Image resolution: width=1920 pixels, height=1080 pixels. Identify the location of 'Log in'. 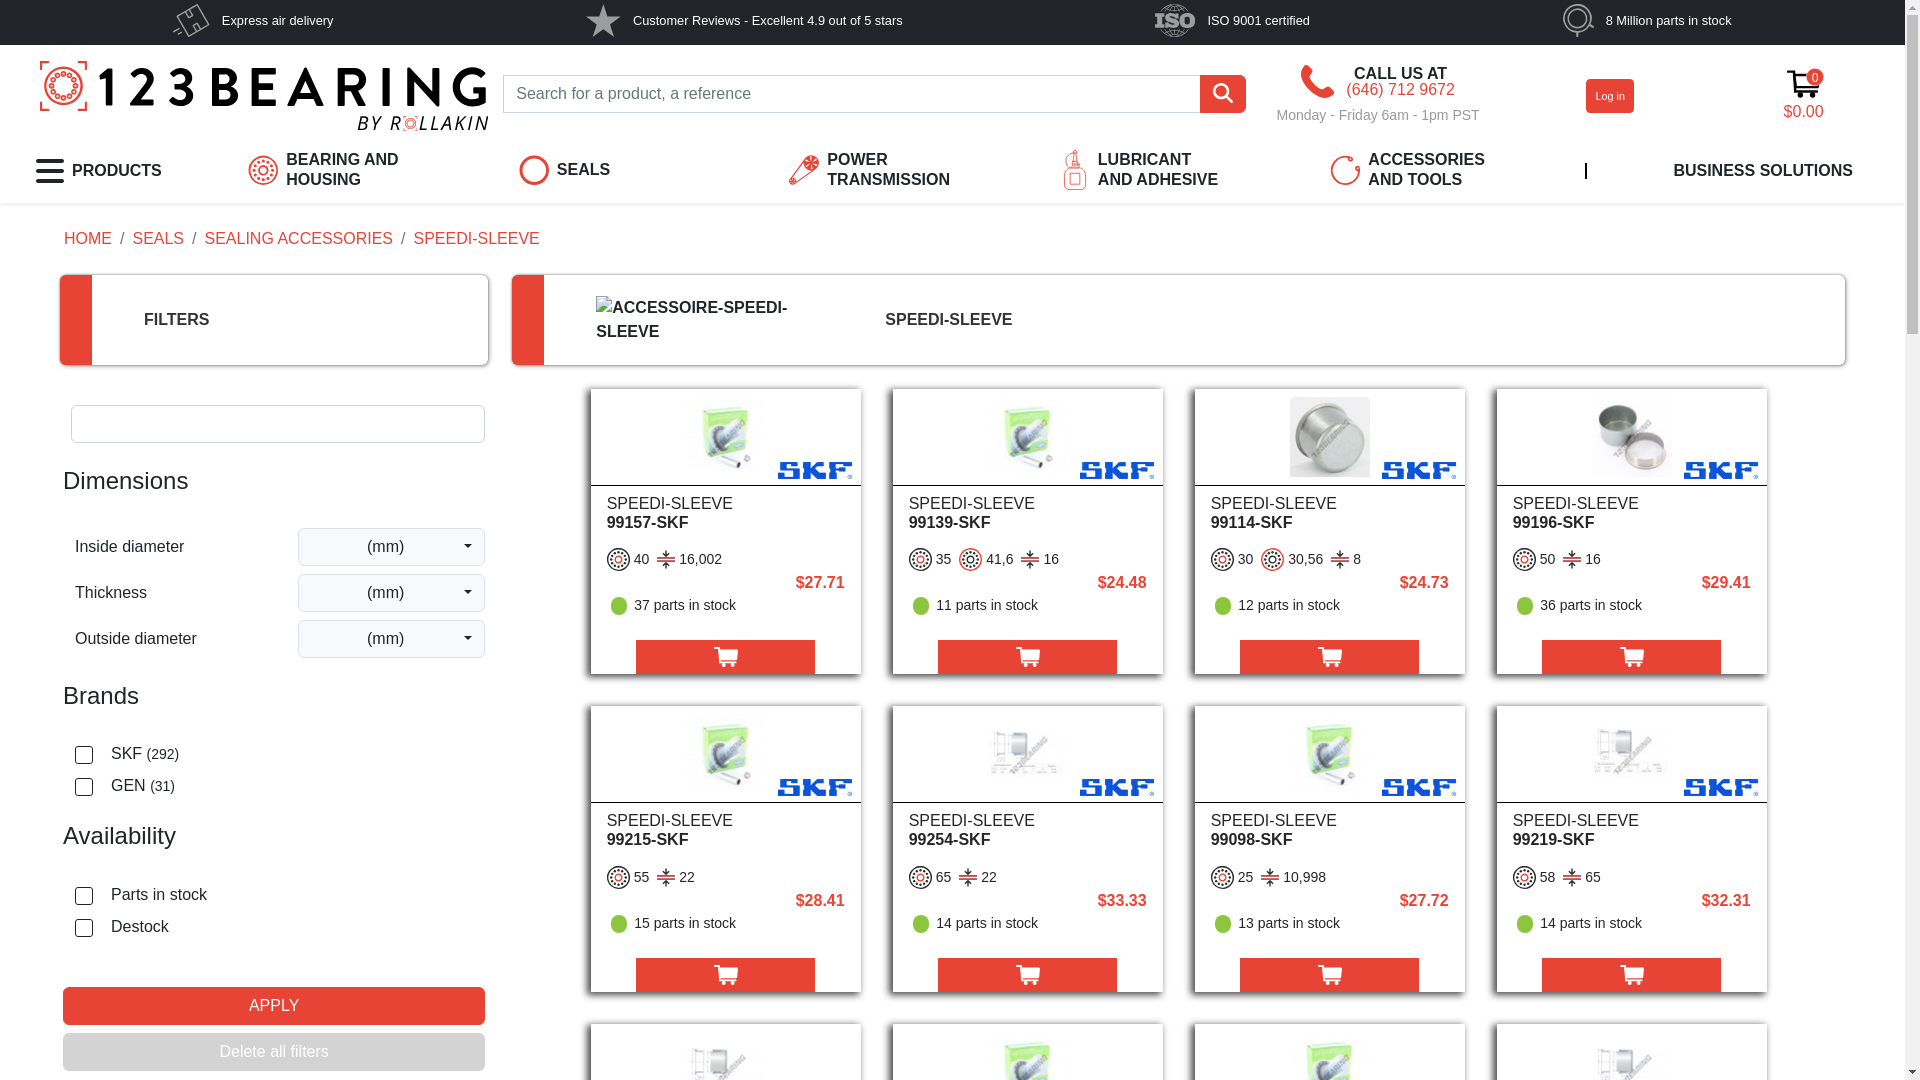
(1609, 96).